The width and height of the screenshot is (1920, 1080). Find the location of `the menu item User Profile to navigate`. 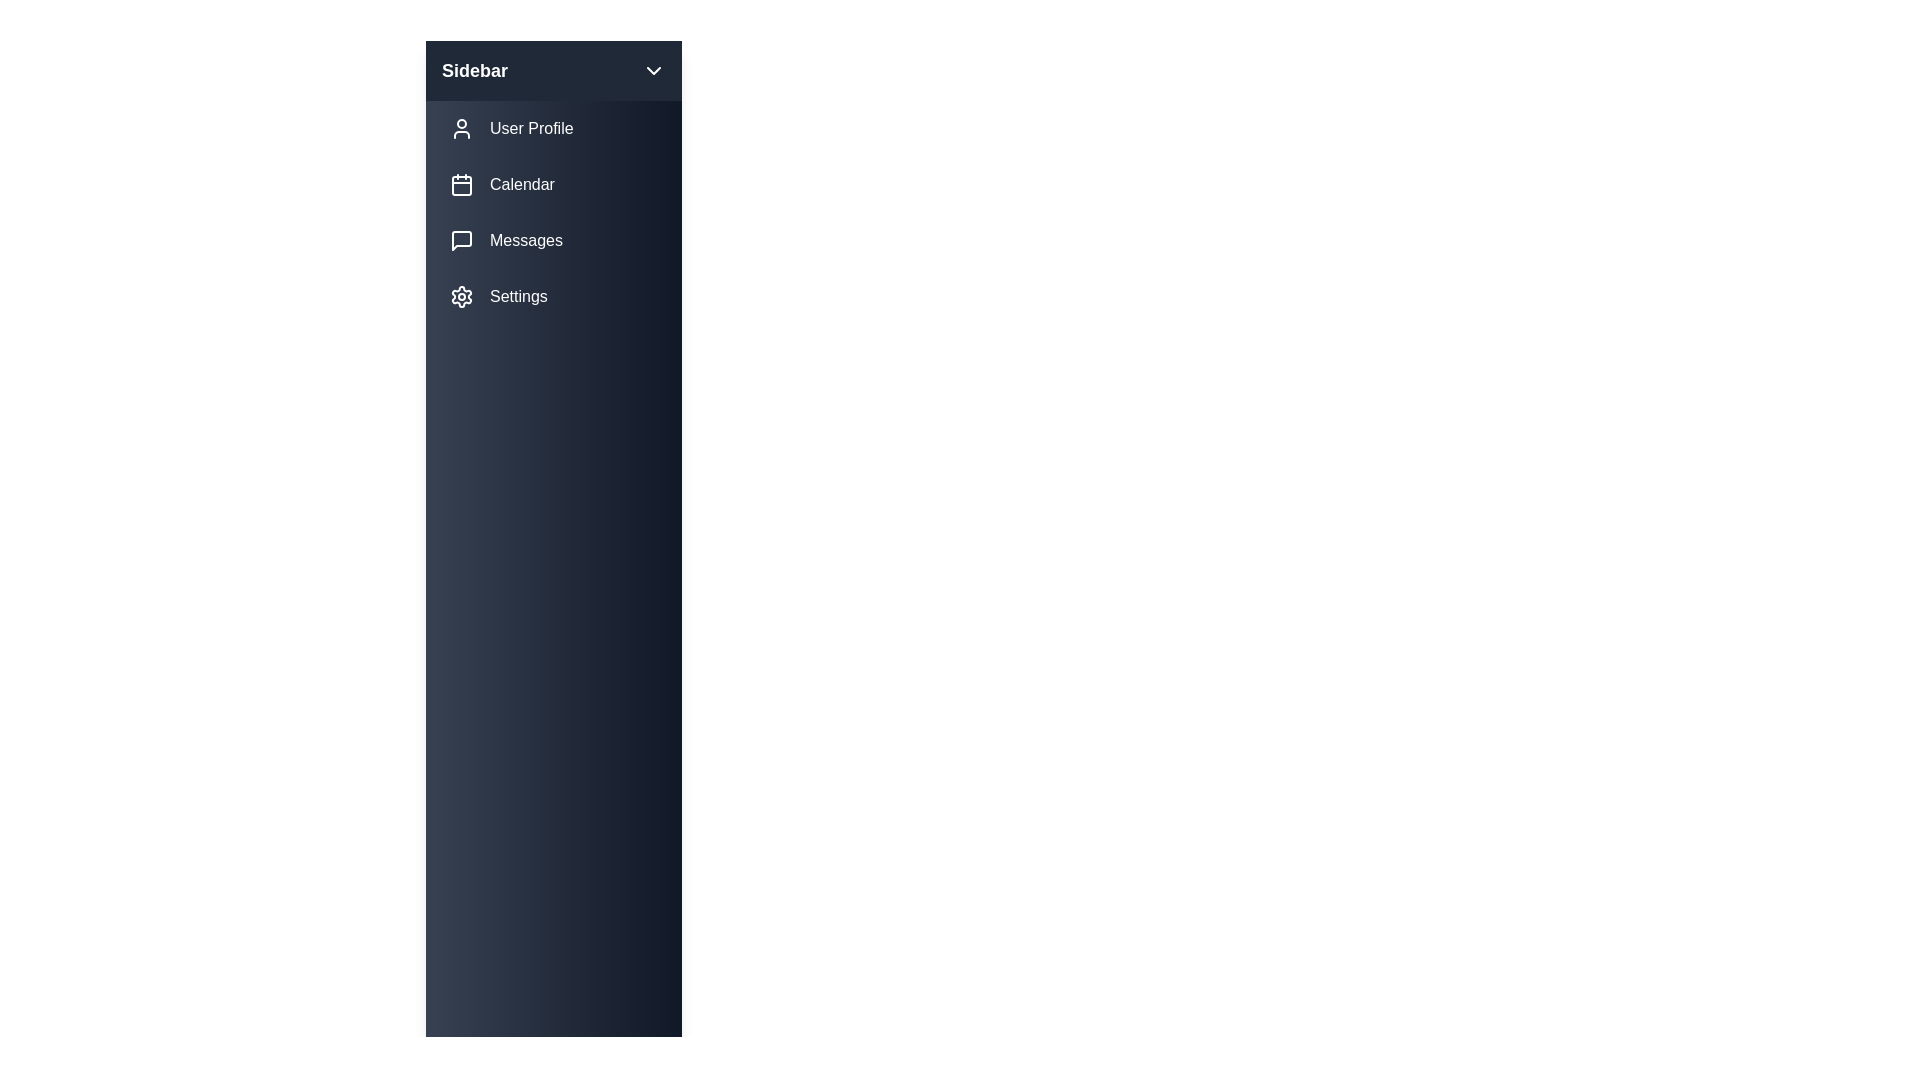

the menu item User Profile to navigate is located at coordinates (553, 128).